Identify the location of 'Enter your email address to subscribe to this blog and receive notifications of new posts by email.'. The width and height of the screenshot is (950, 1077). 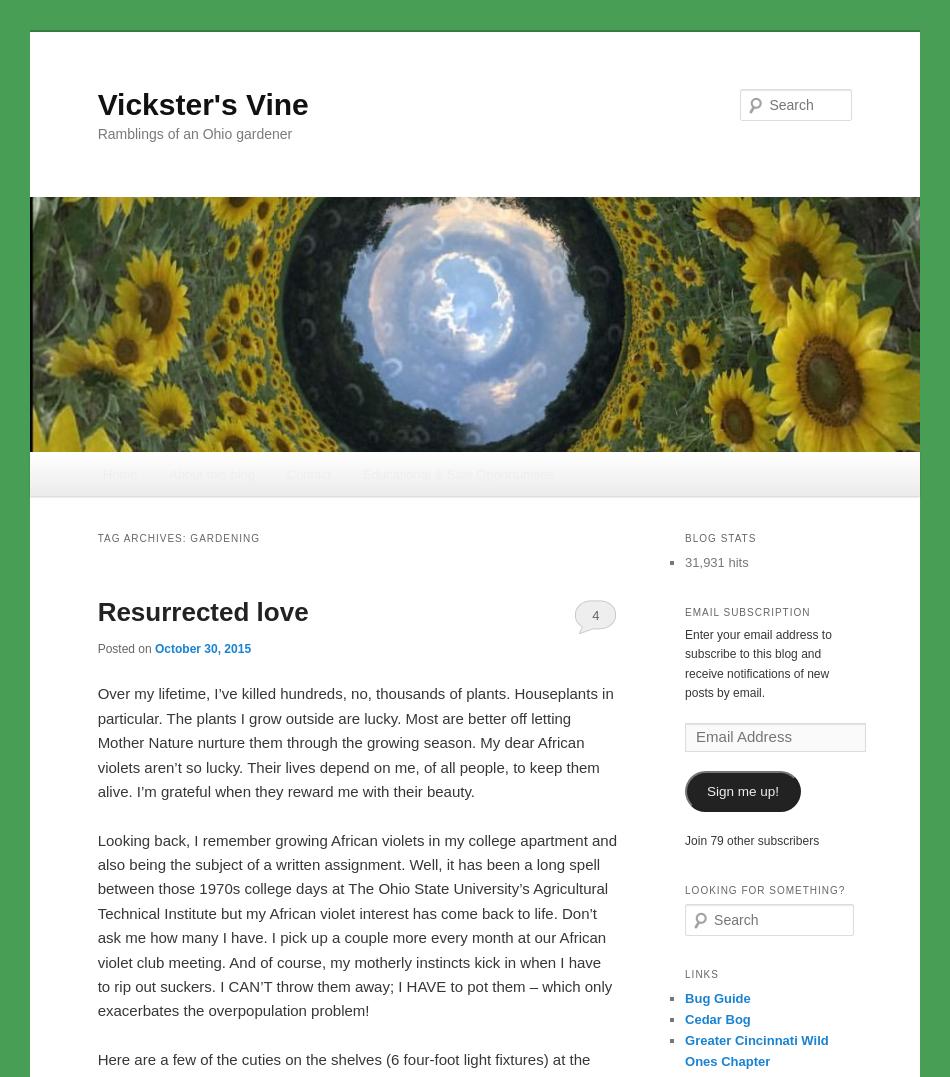
(757, 662).